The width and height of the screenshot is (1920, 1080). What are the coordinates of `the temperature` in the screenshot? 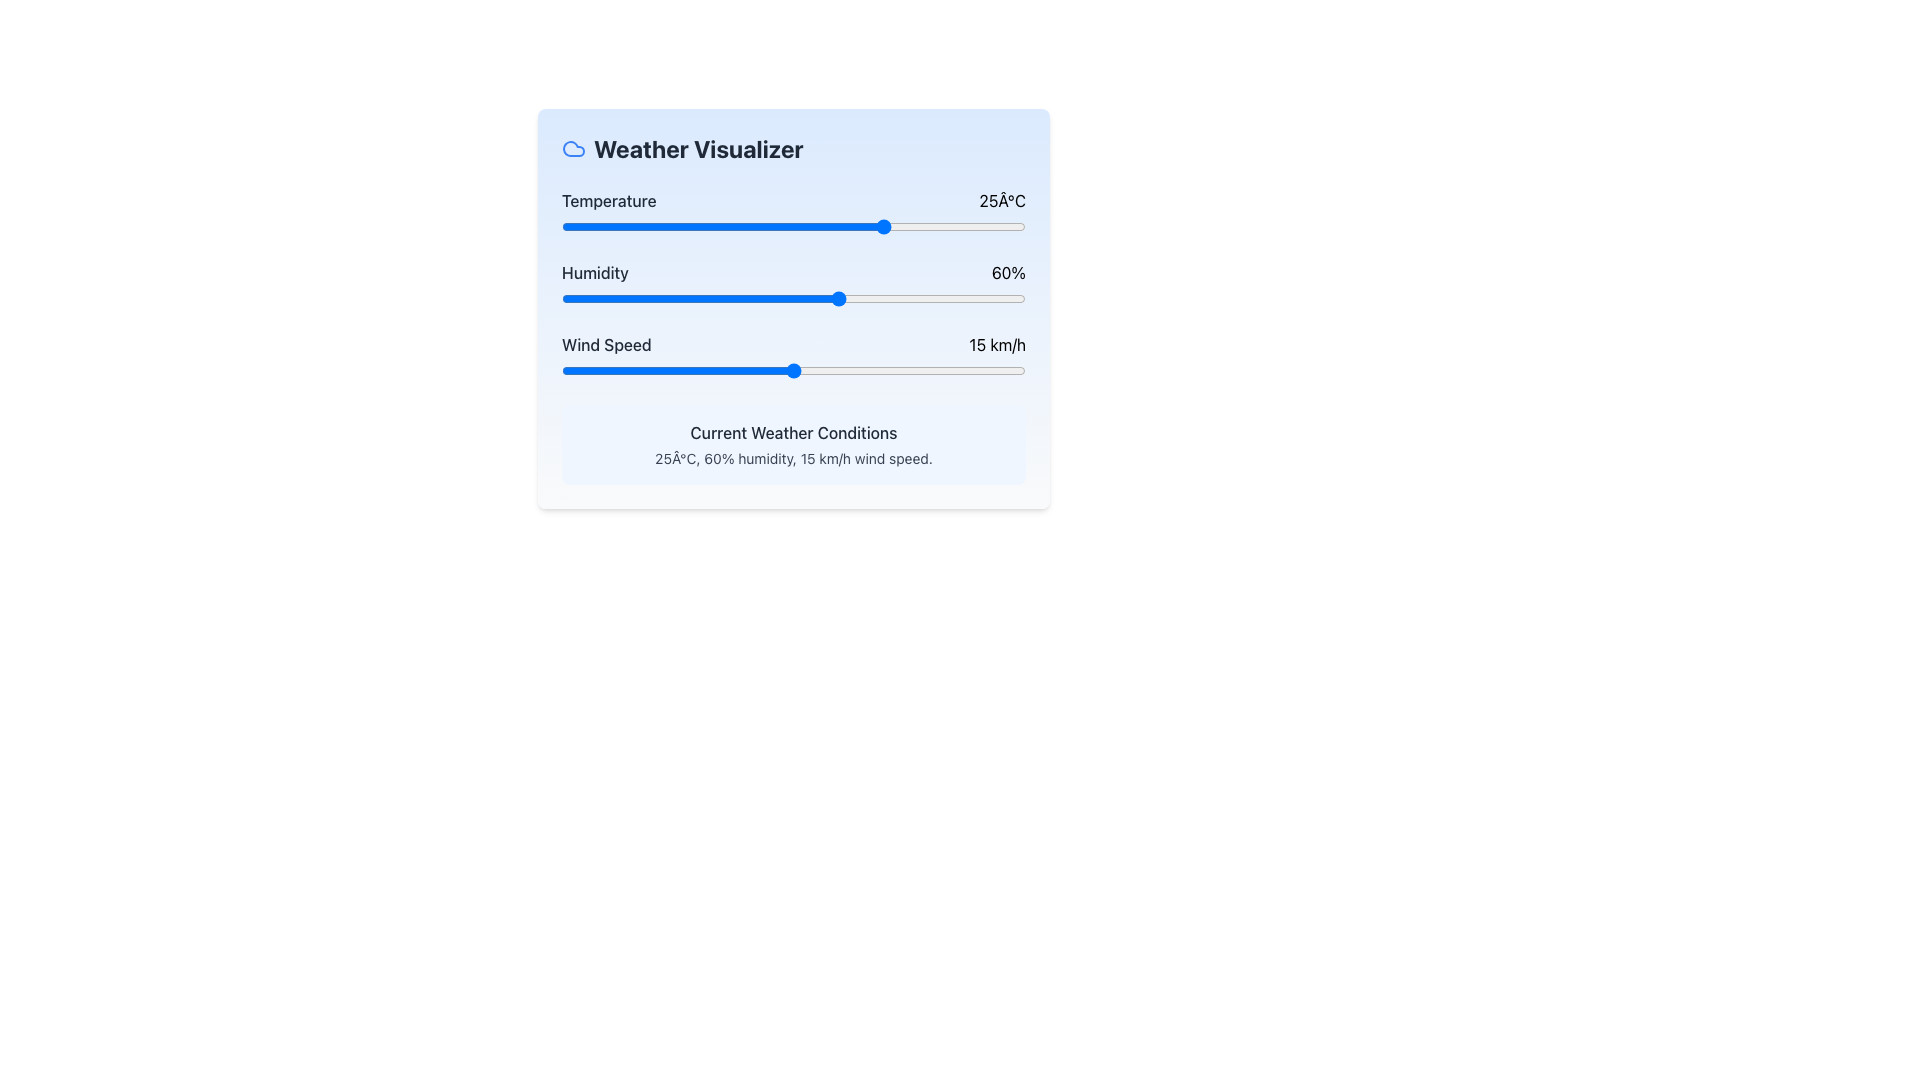 It's located at (885, 226).